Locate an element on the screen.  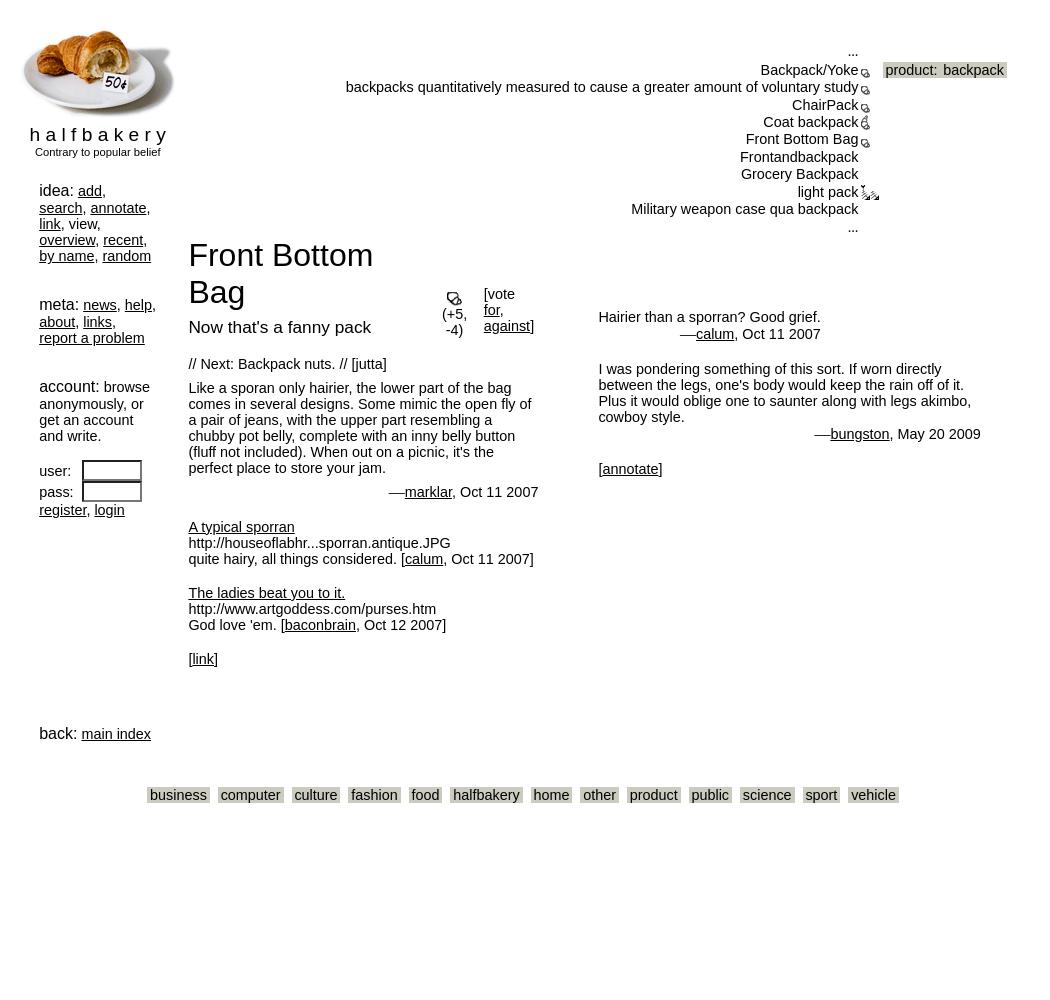
'overview' is located at coordinates (65, 239).